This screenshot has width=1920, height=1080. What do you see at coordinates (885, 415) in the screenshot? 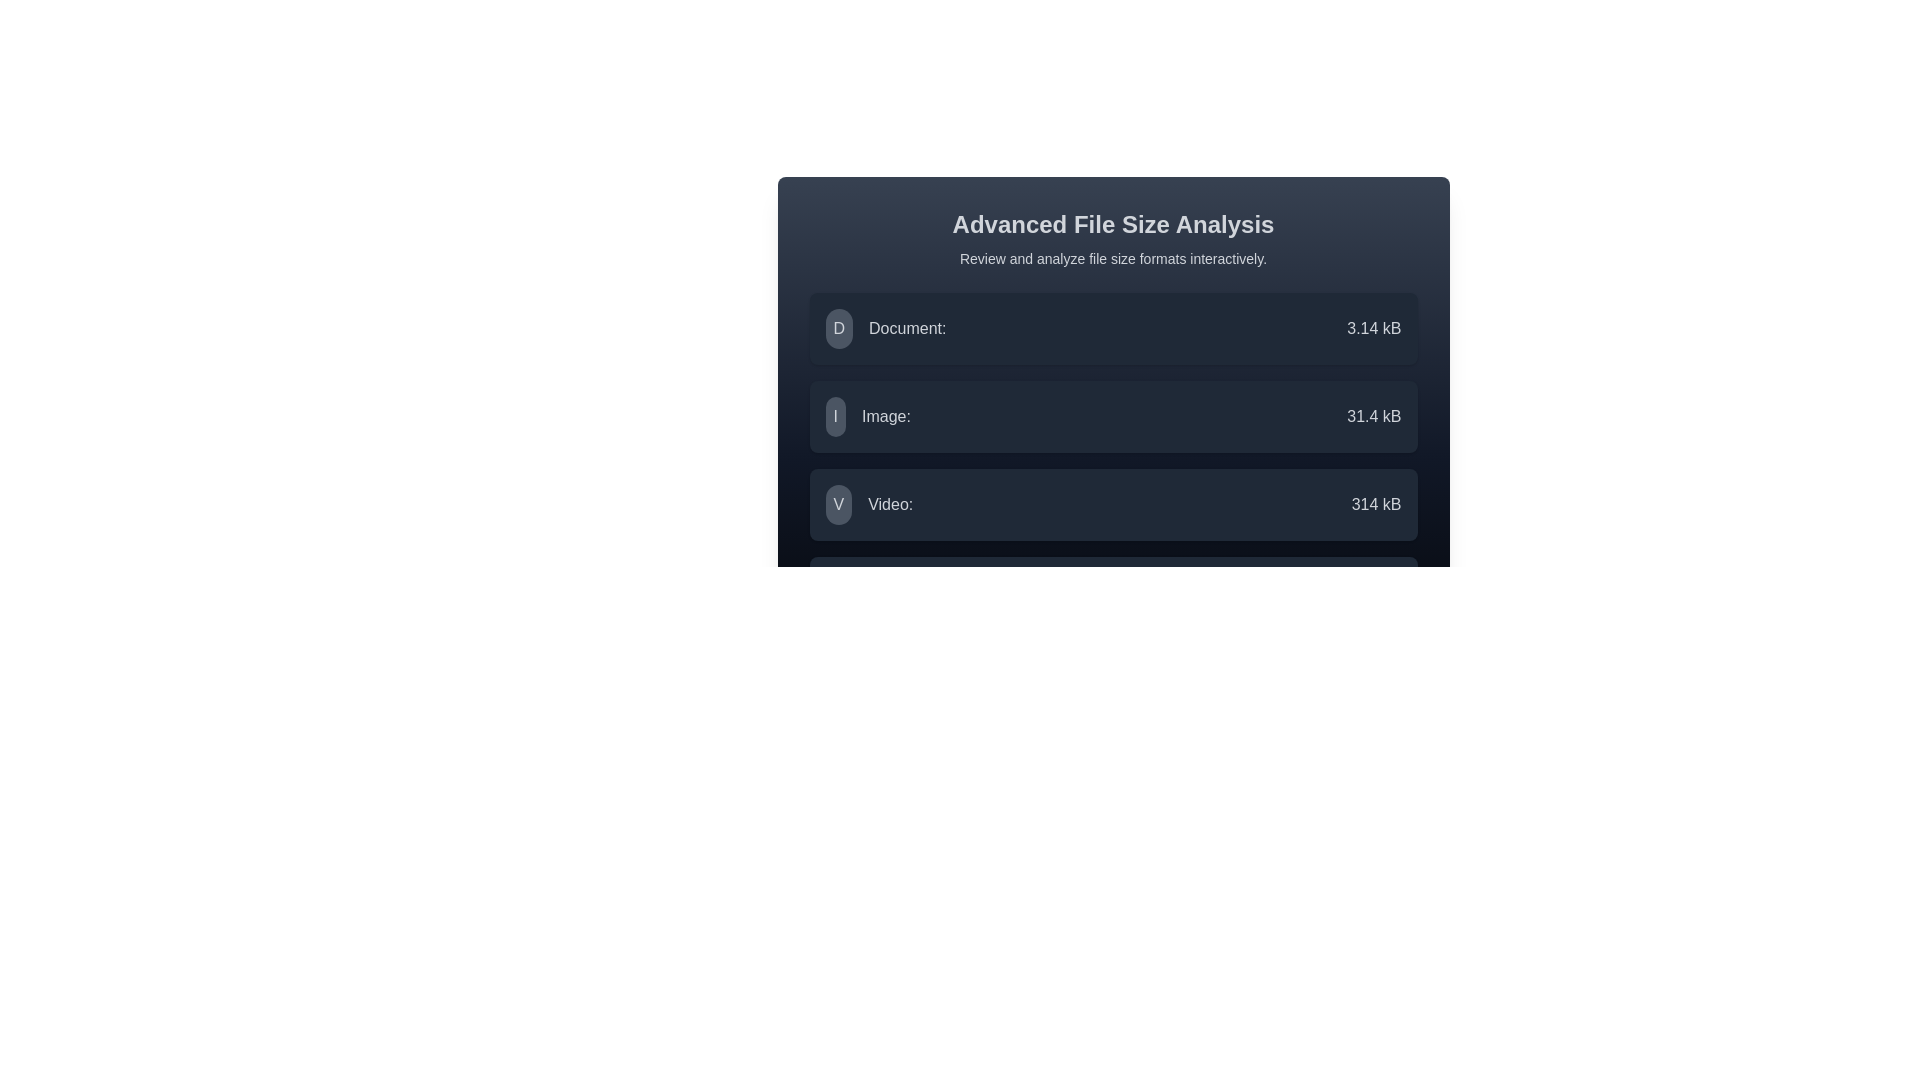
I see `text label displaying 'Image:' which is styled in a light color against a dark background, positioned below 'Document:' and above 'Video:' in the middle section of a vertical list` at bounding box center [885, 415].